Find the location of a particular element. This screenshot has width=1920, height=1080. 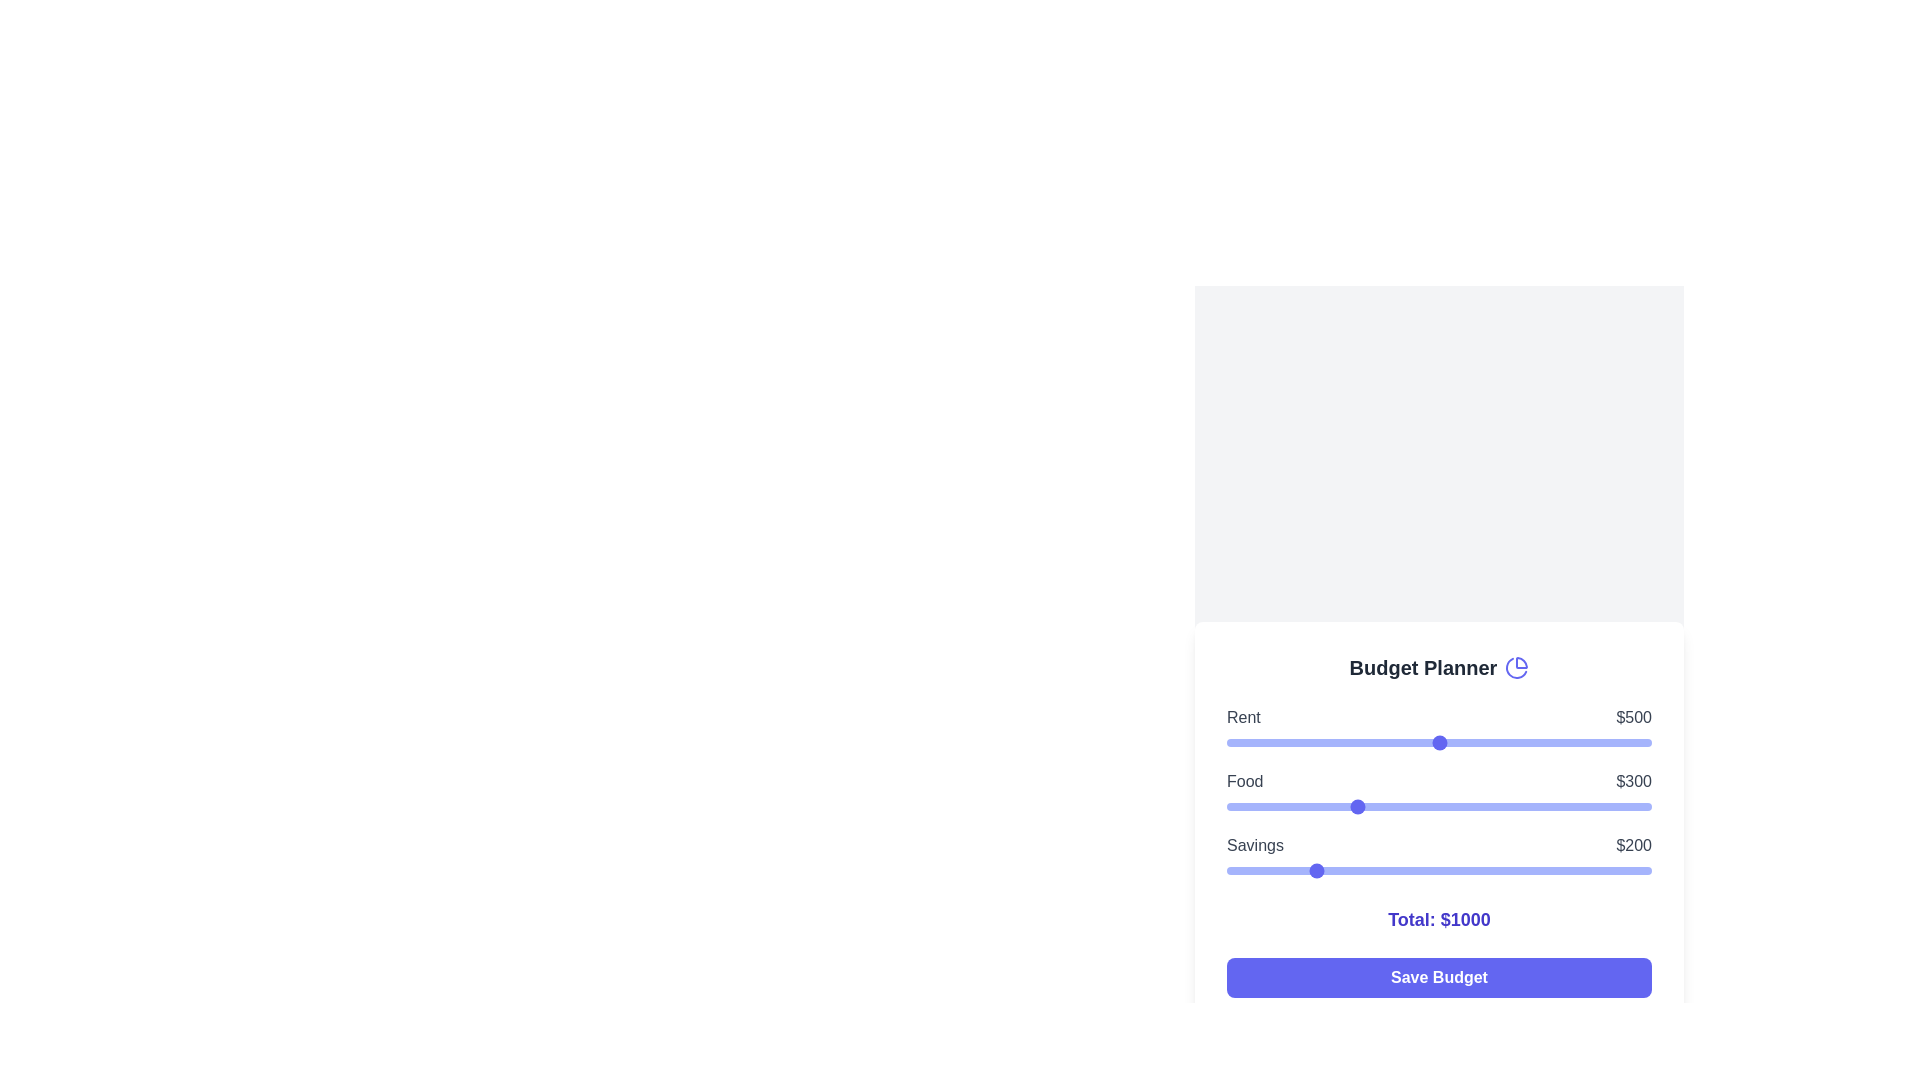

the food budget slider to 161 dollars is located at coordinates (1295, 805).